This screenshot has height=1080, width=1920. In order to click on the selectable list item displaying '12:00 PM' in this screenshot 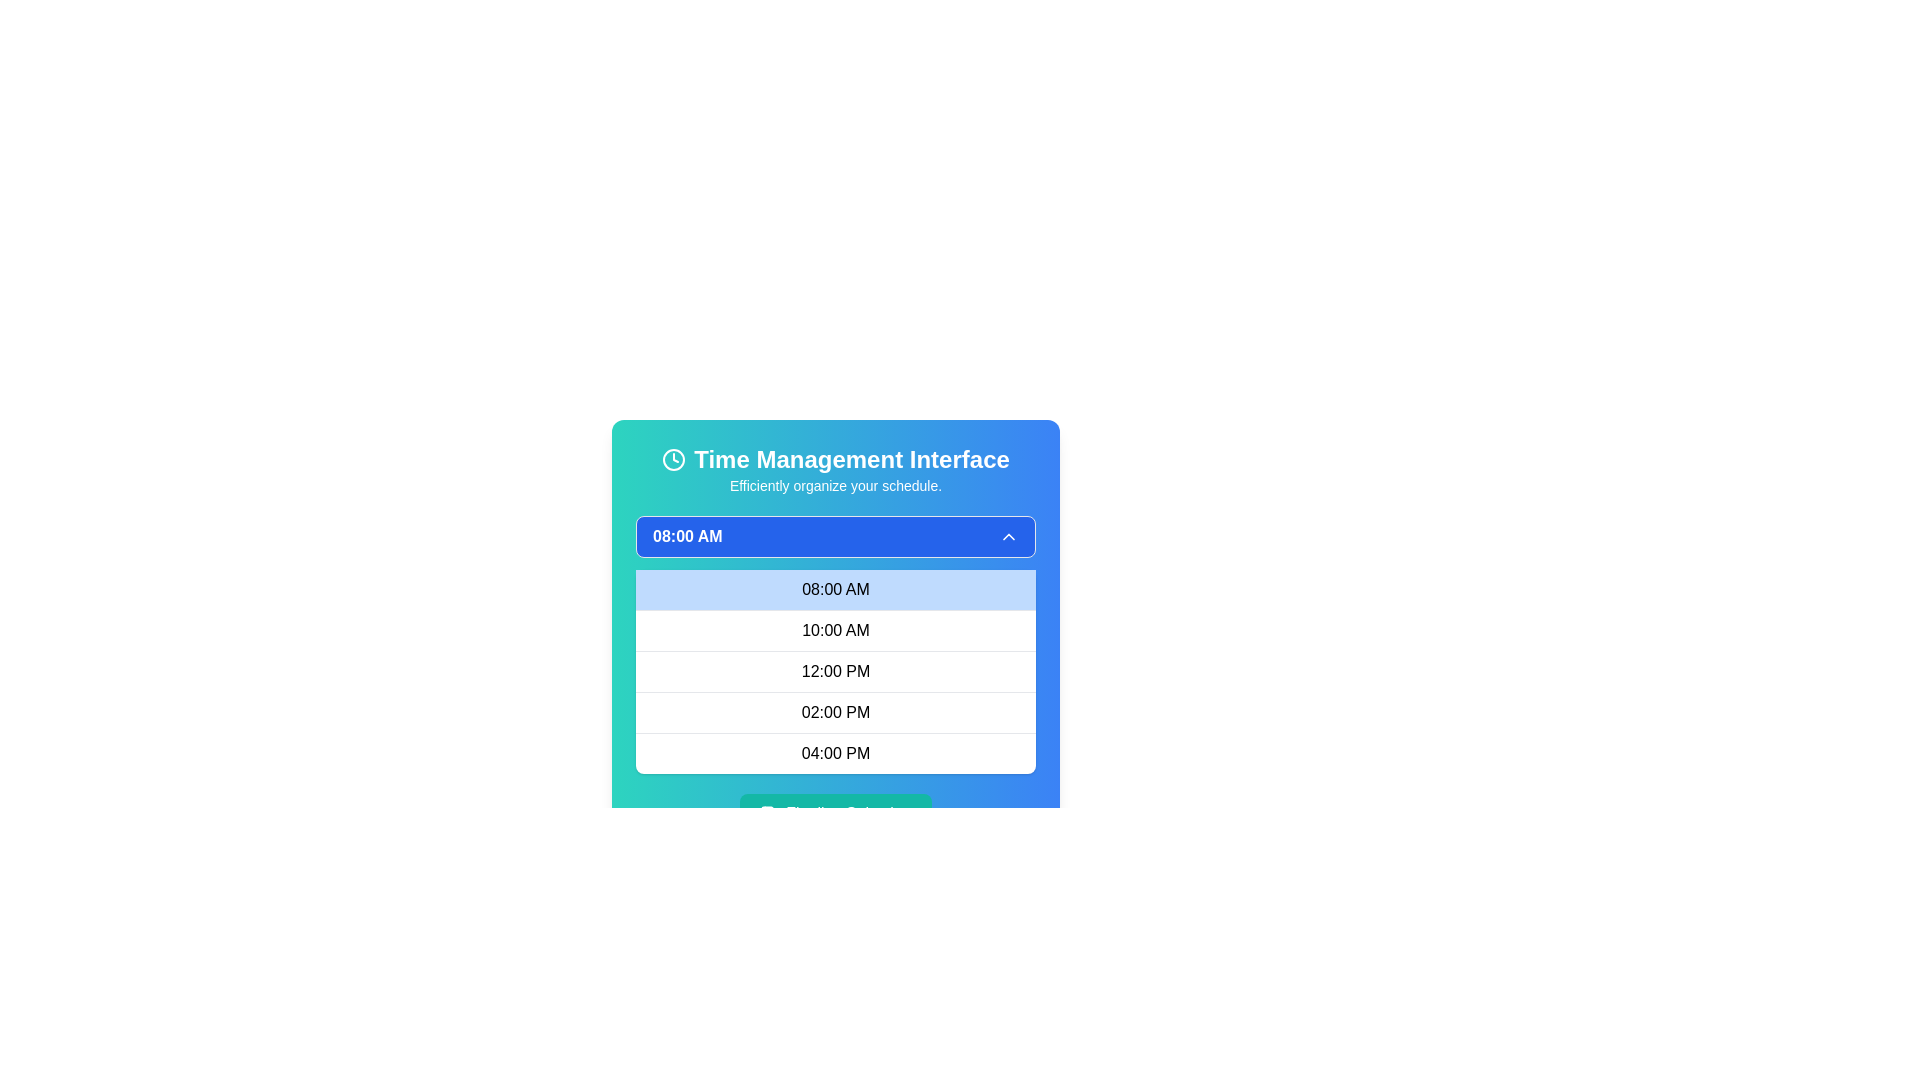, I will do `click(835, 671)`.